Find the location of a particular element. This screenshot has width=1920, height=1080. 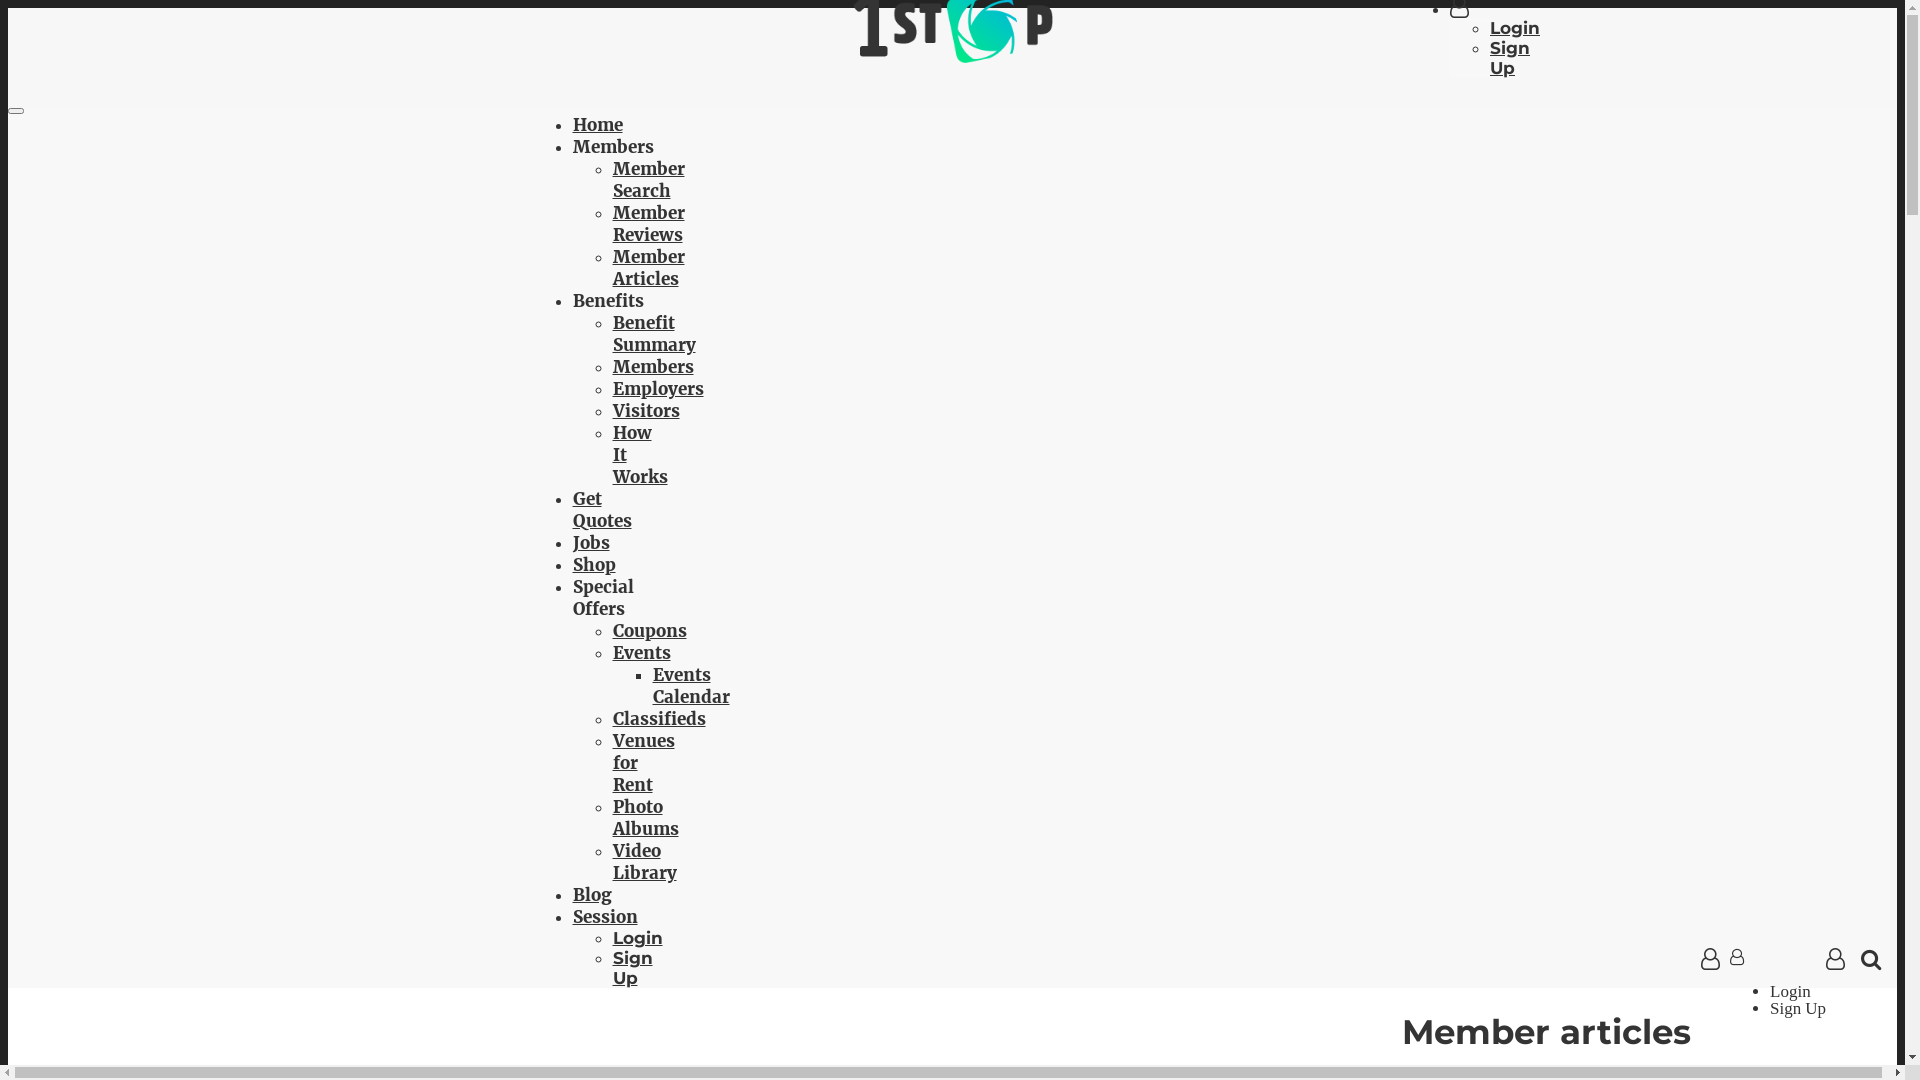

'Member Search' is located at coordinates (610, 180).